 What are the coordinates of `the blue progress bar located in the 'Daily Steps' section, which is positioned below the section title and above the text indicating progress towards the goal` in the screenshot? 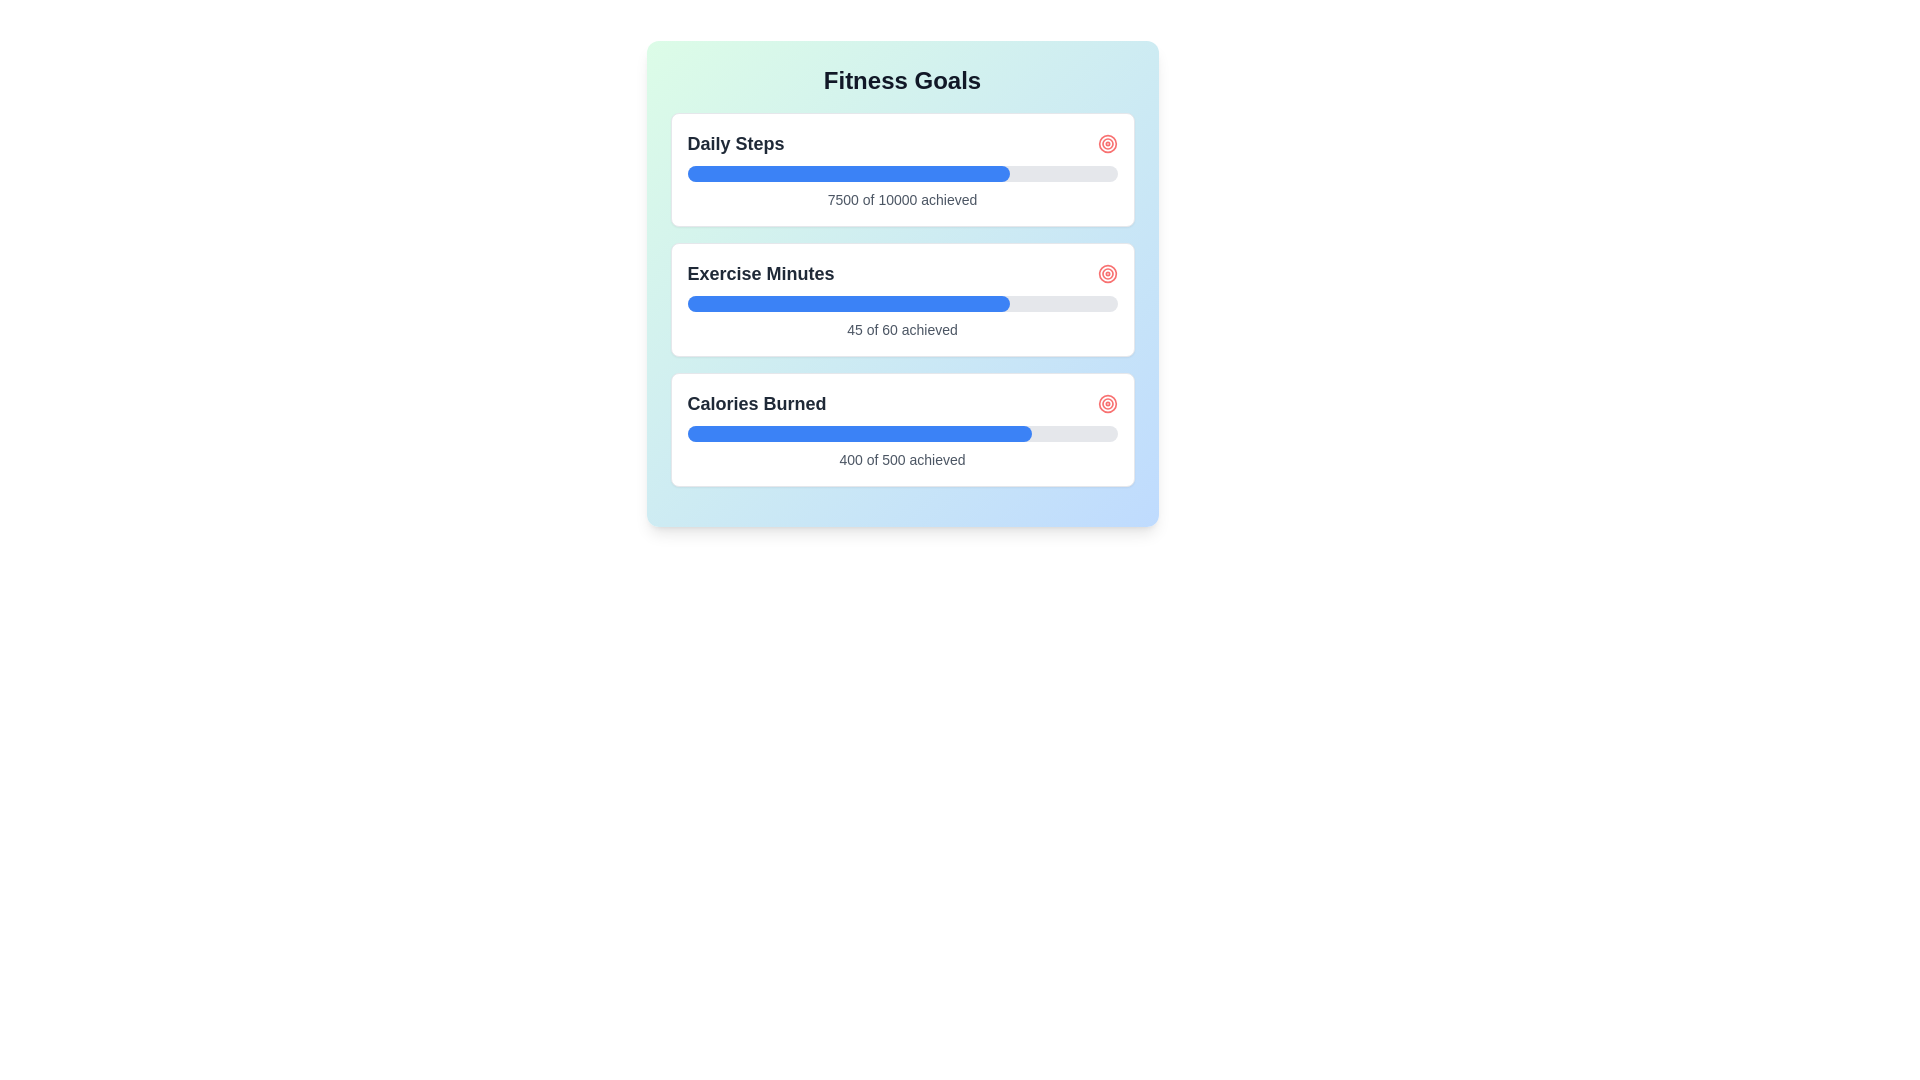 It's located at (848, 172).